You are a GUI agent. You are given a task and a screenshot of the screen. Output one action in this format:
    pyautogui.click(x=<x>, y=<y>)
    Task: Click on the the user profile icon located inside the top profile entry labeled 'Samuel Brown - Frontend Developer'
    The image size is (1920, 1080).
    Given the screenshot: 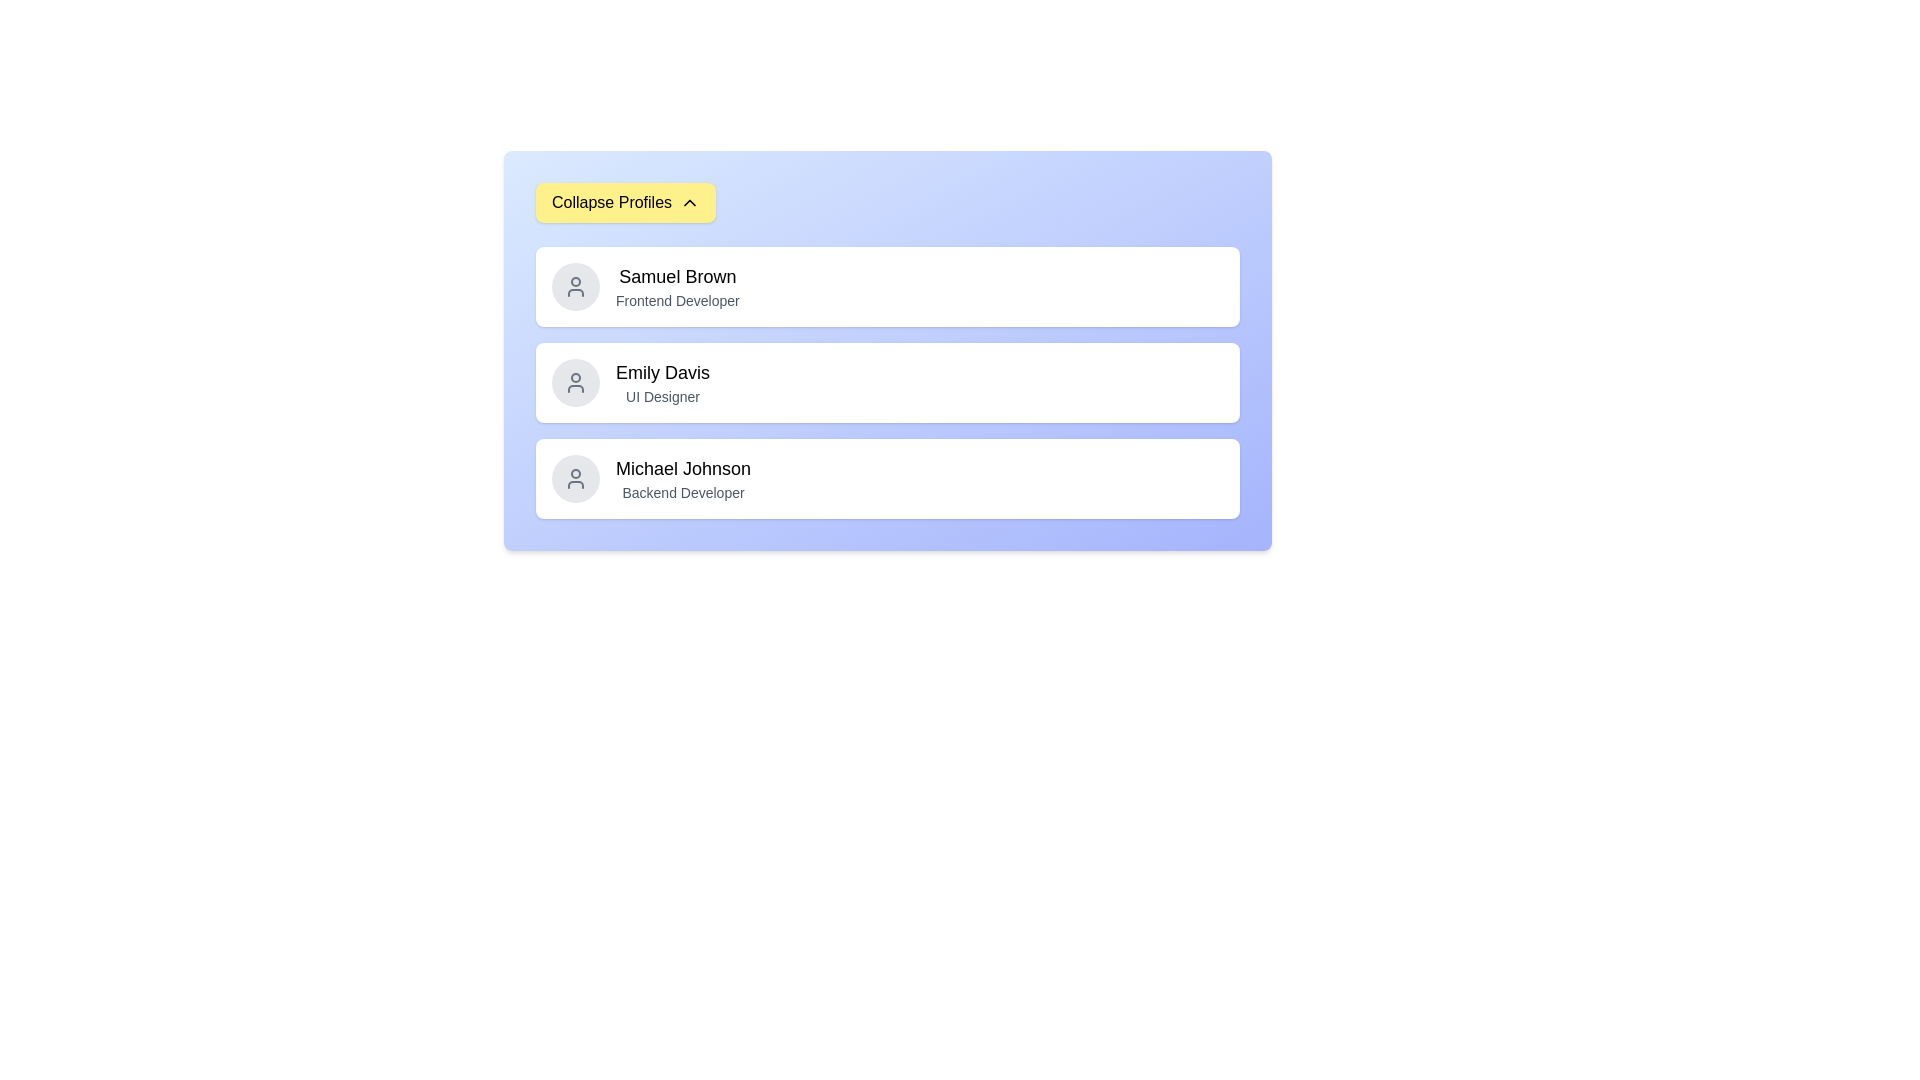 What is the action you would take?
    pyautogui.click(x=575, y=286)
    